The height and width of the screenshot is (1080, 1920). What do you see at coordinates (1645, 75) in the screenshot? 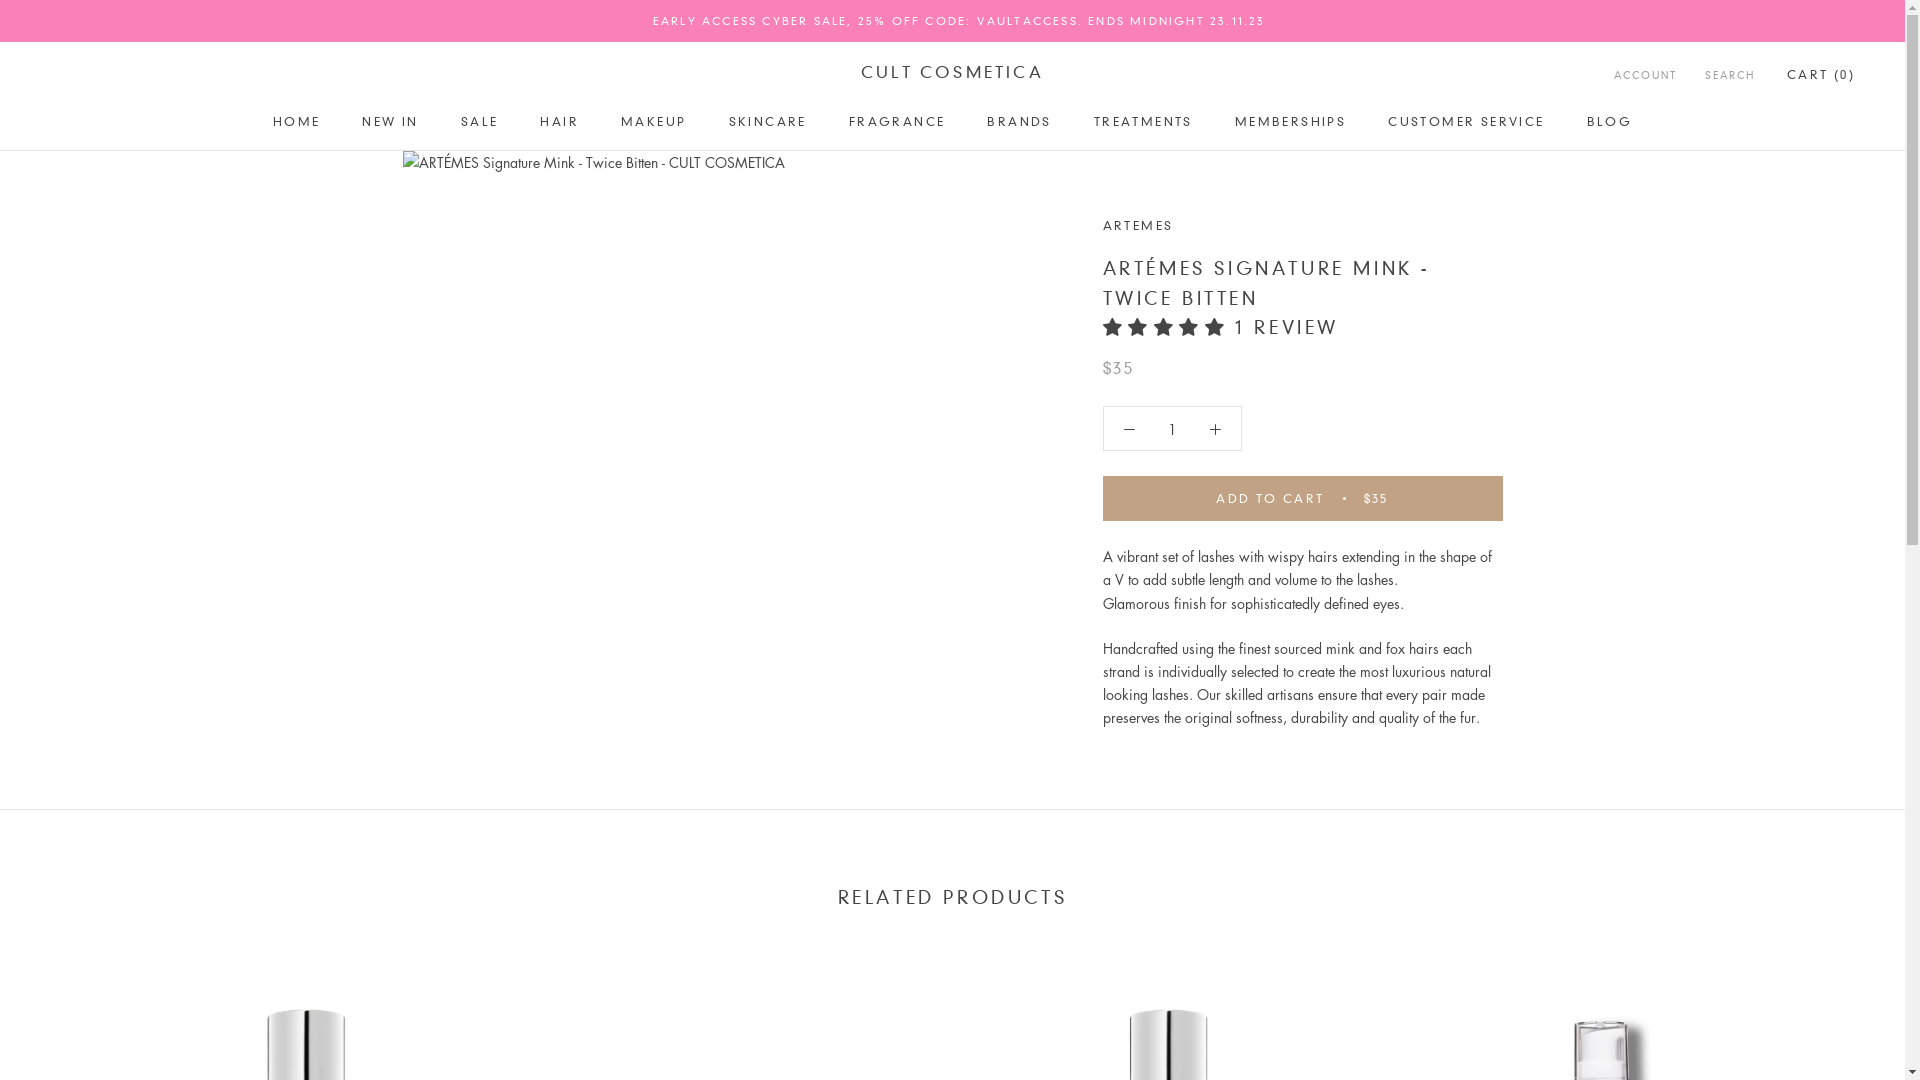
I see `'ACCOUNT'` at bounding box center [1645, 75].